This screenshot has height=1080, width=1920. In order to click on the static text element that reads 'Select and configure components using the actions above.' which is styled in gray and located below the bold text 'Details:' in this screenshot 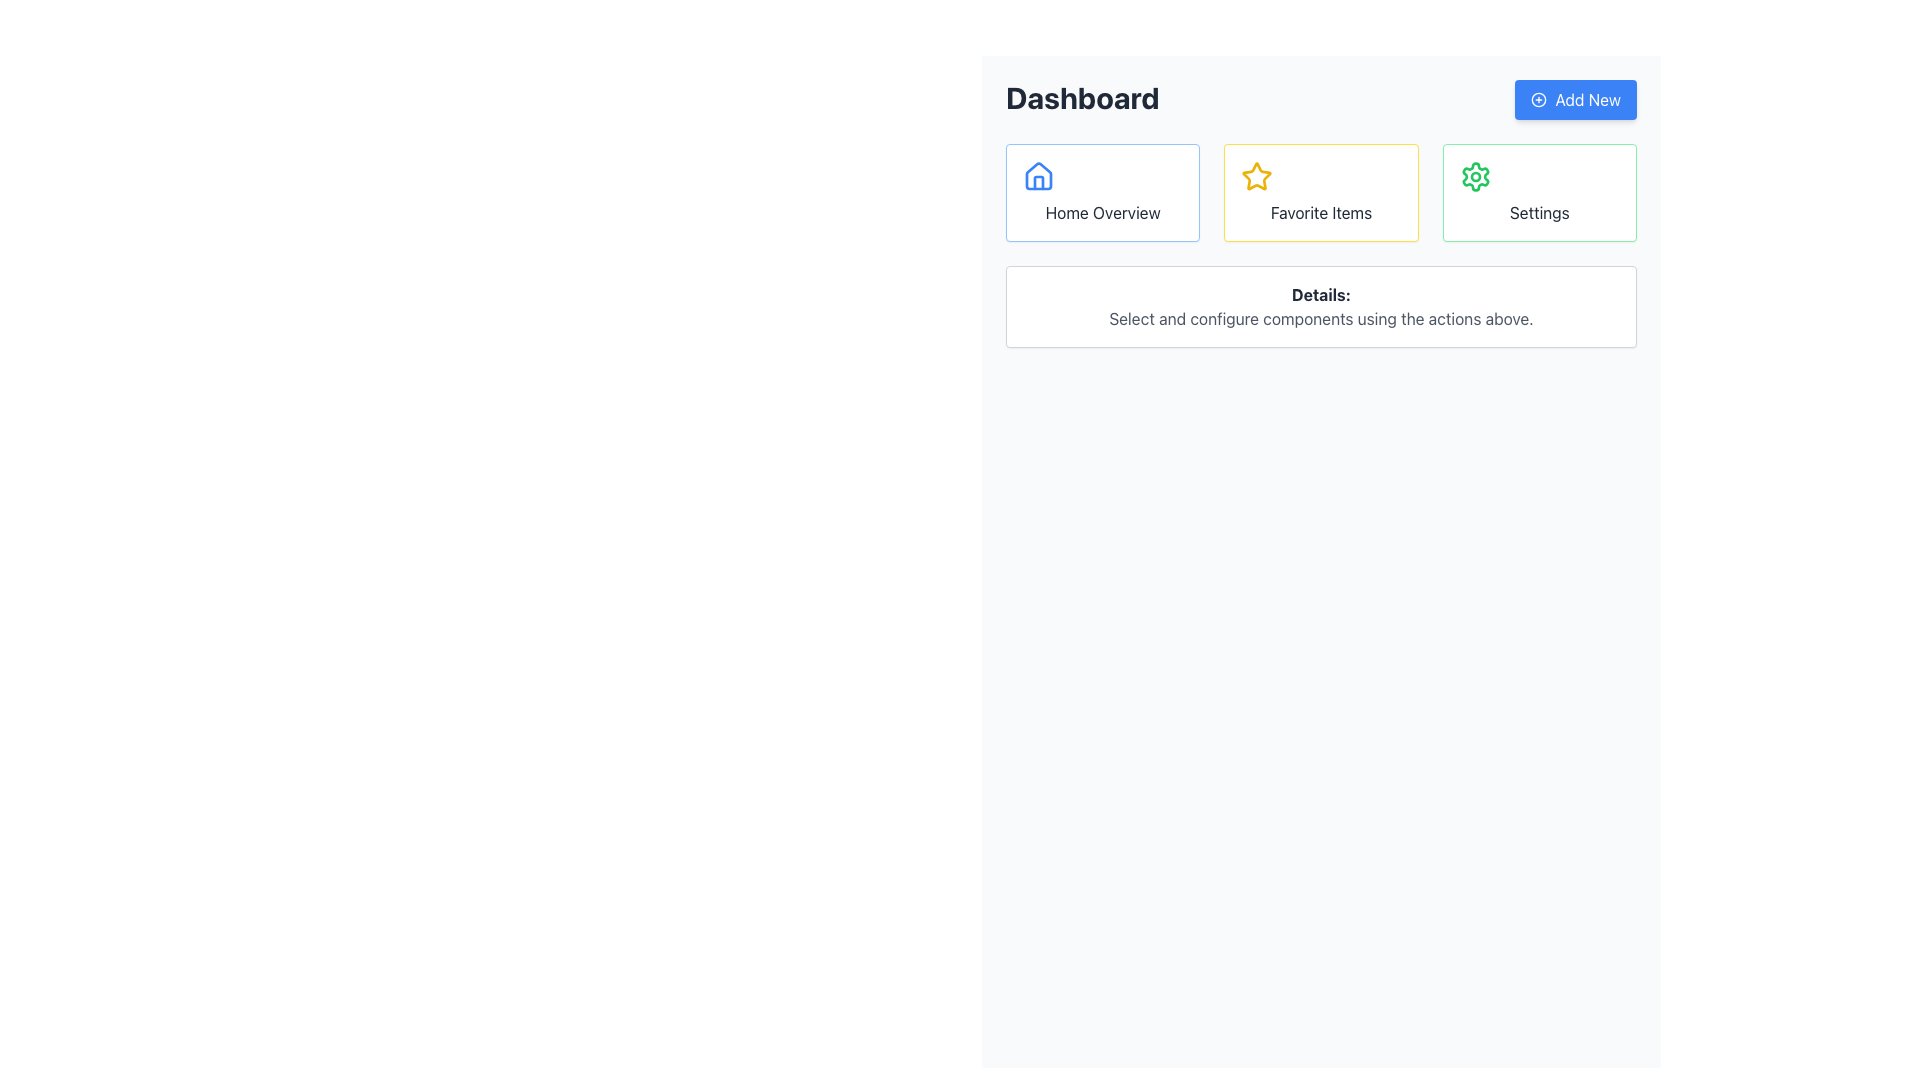, I will do `click(1321, 318)`.